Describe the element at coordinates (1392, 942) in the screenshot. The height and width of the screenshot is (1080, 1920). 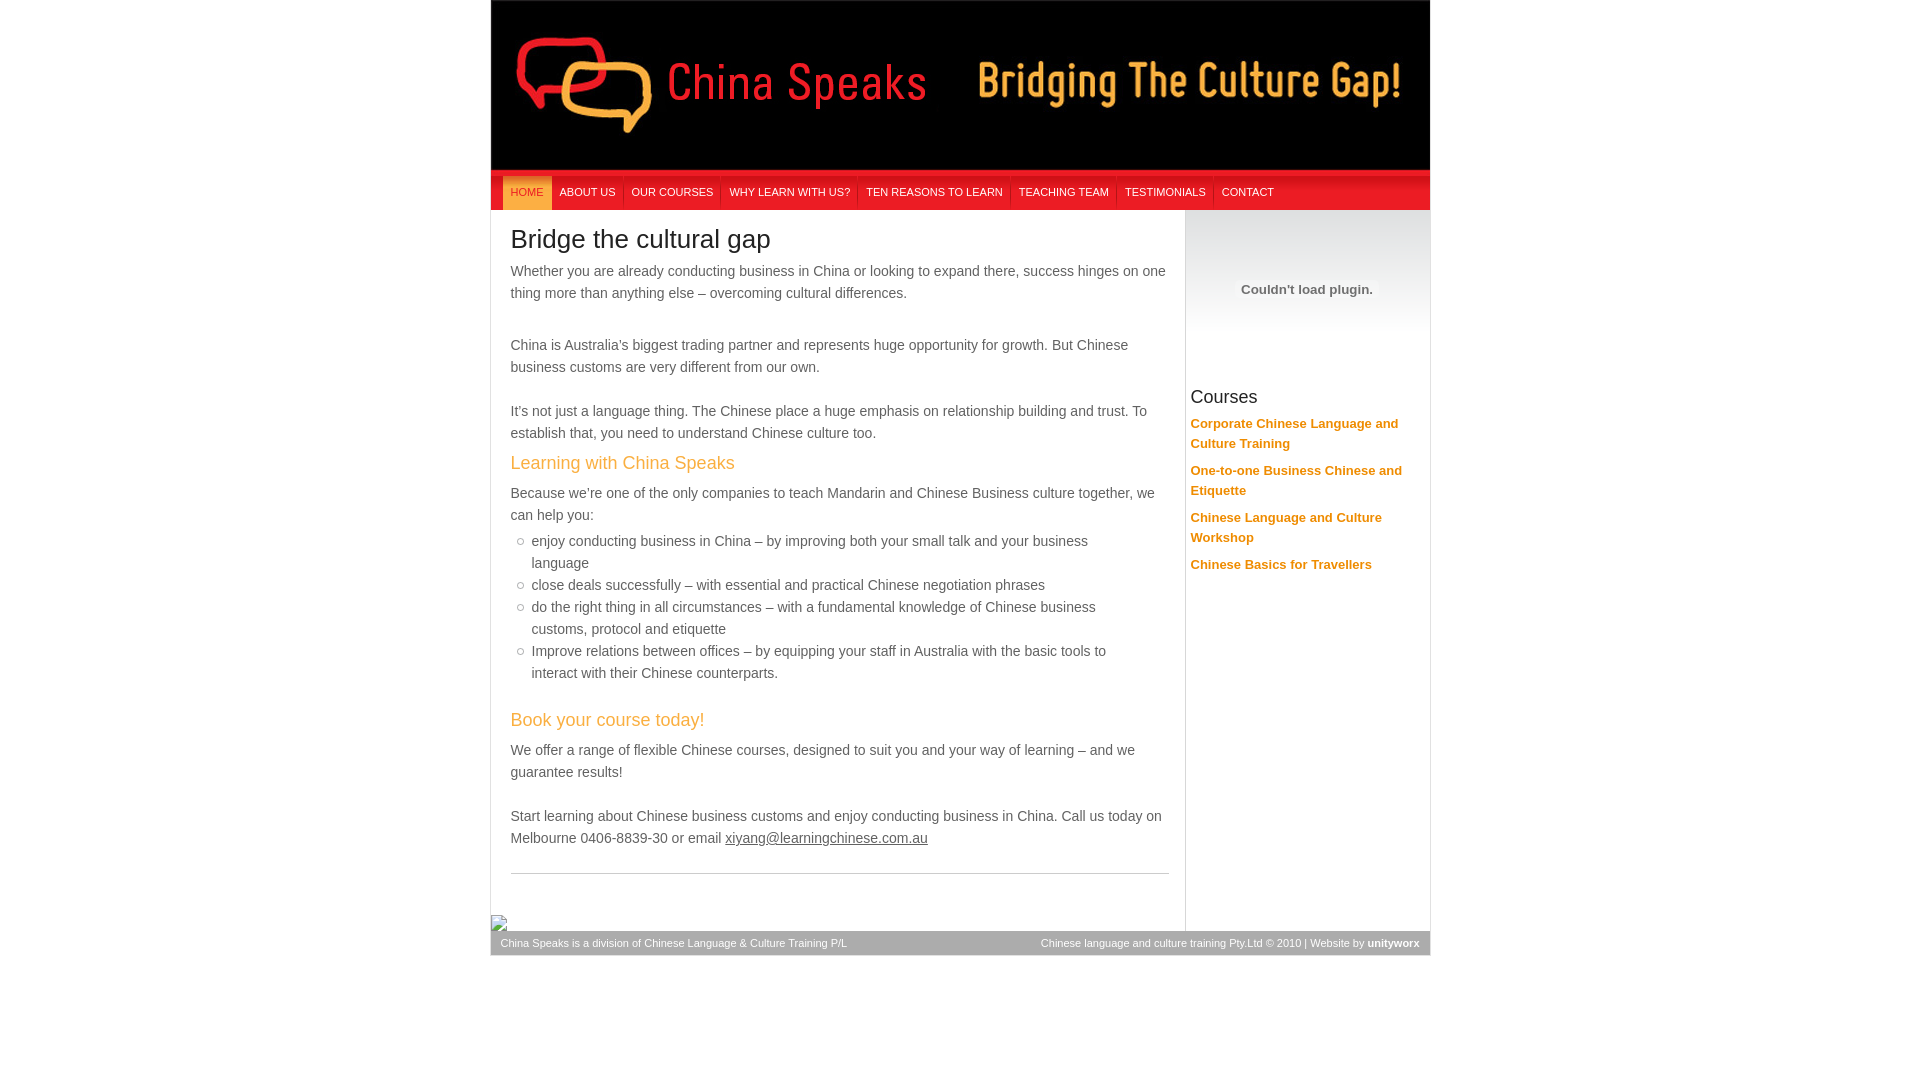
I see `'unityworx'` at that location.